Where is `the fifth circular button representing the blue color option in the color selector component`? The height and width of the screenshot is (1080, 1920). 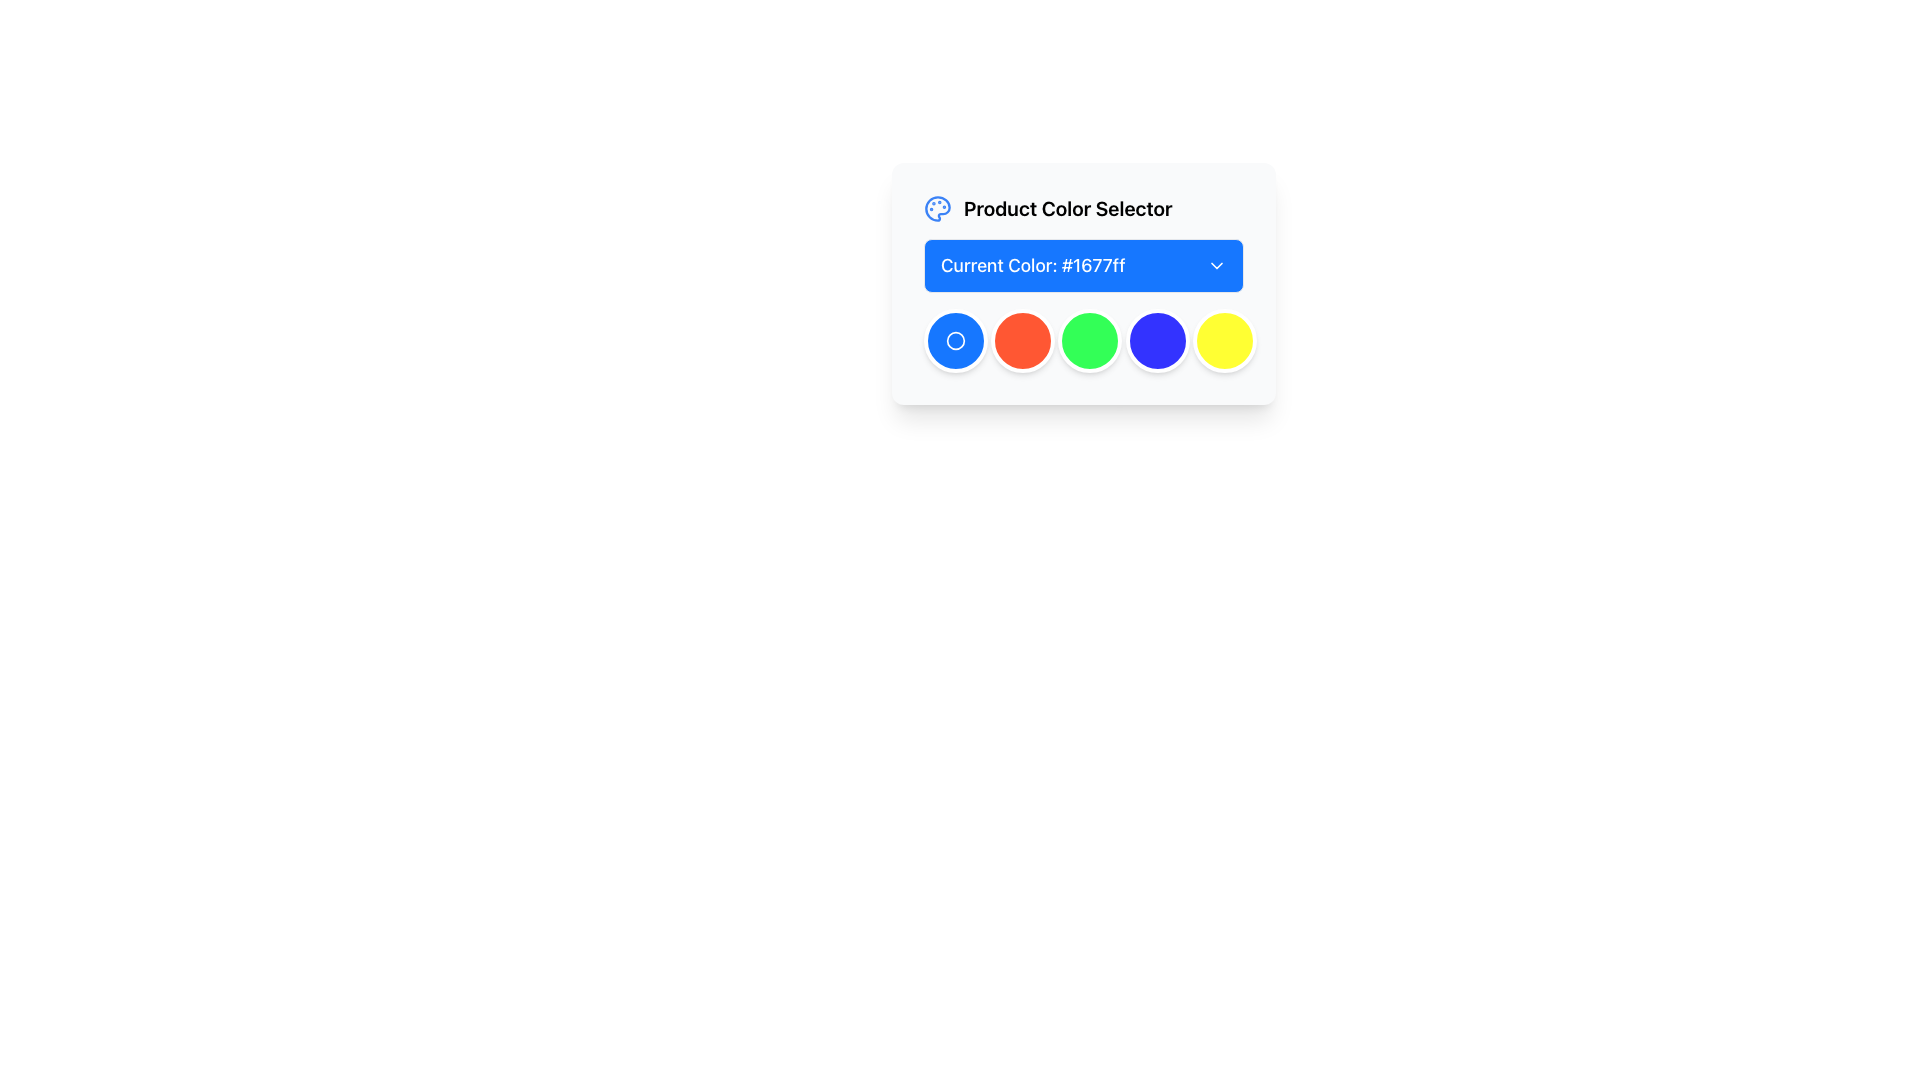
the fifth circular button representing the blue color option in the color selector component is located at coordinates (1157, 339).